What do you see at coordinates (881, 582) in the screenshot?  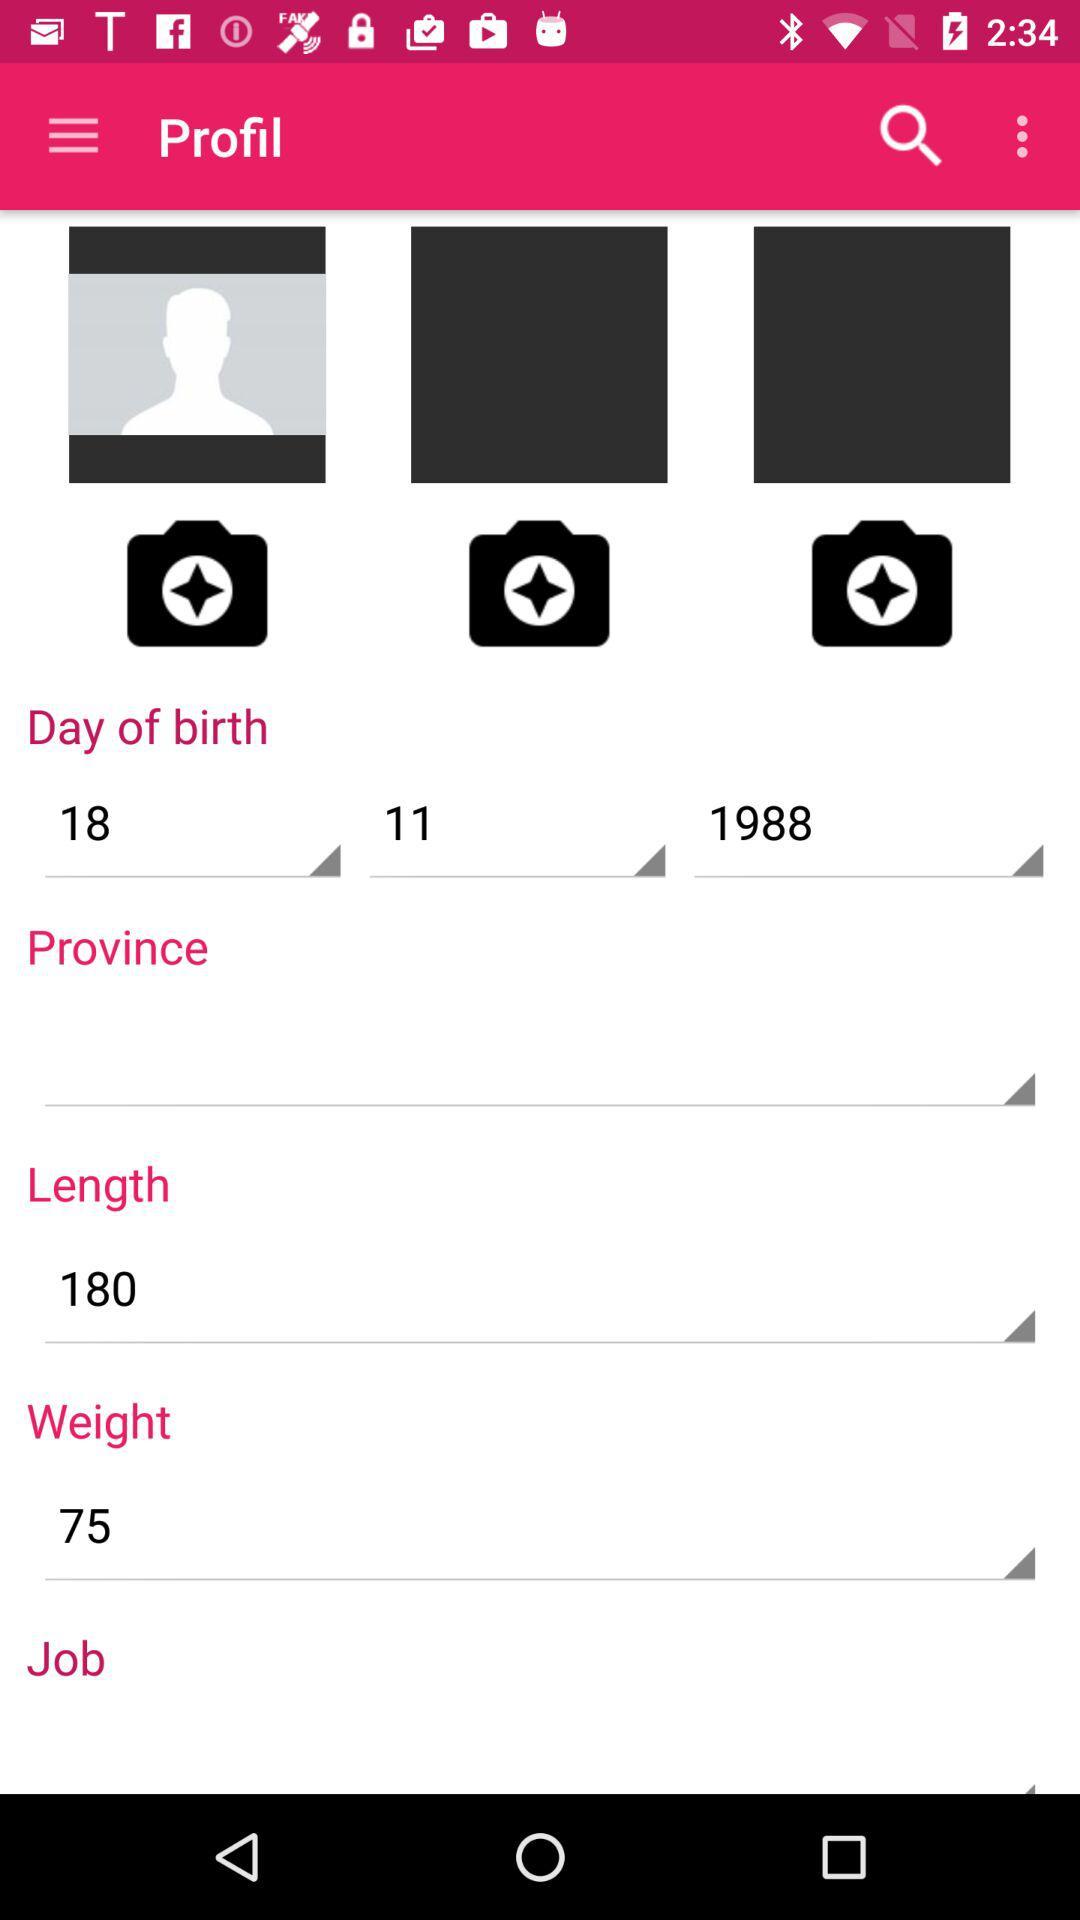 I see `picture` at bounding box center [881, 582].